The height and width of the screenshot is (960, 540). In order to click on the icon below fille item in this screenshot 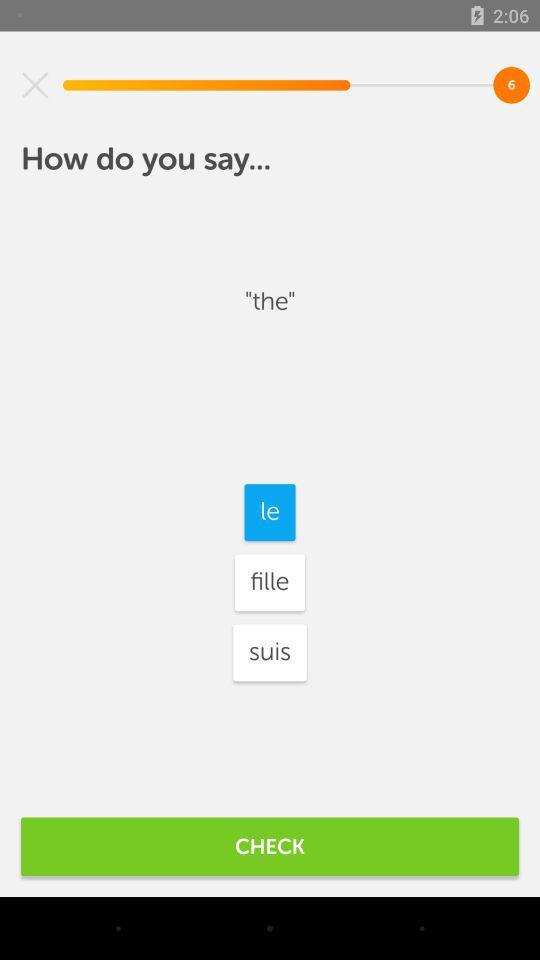, I will do `click(270, 651)`.